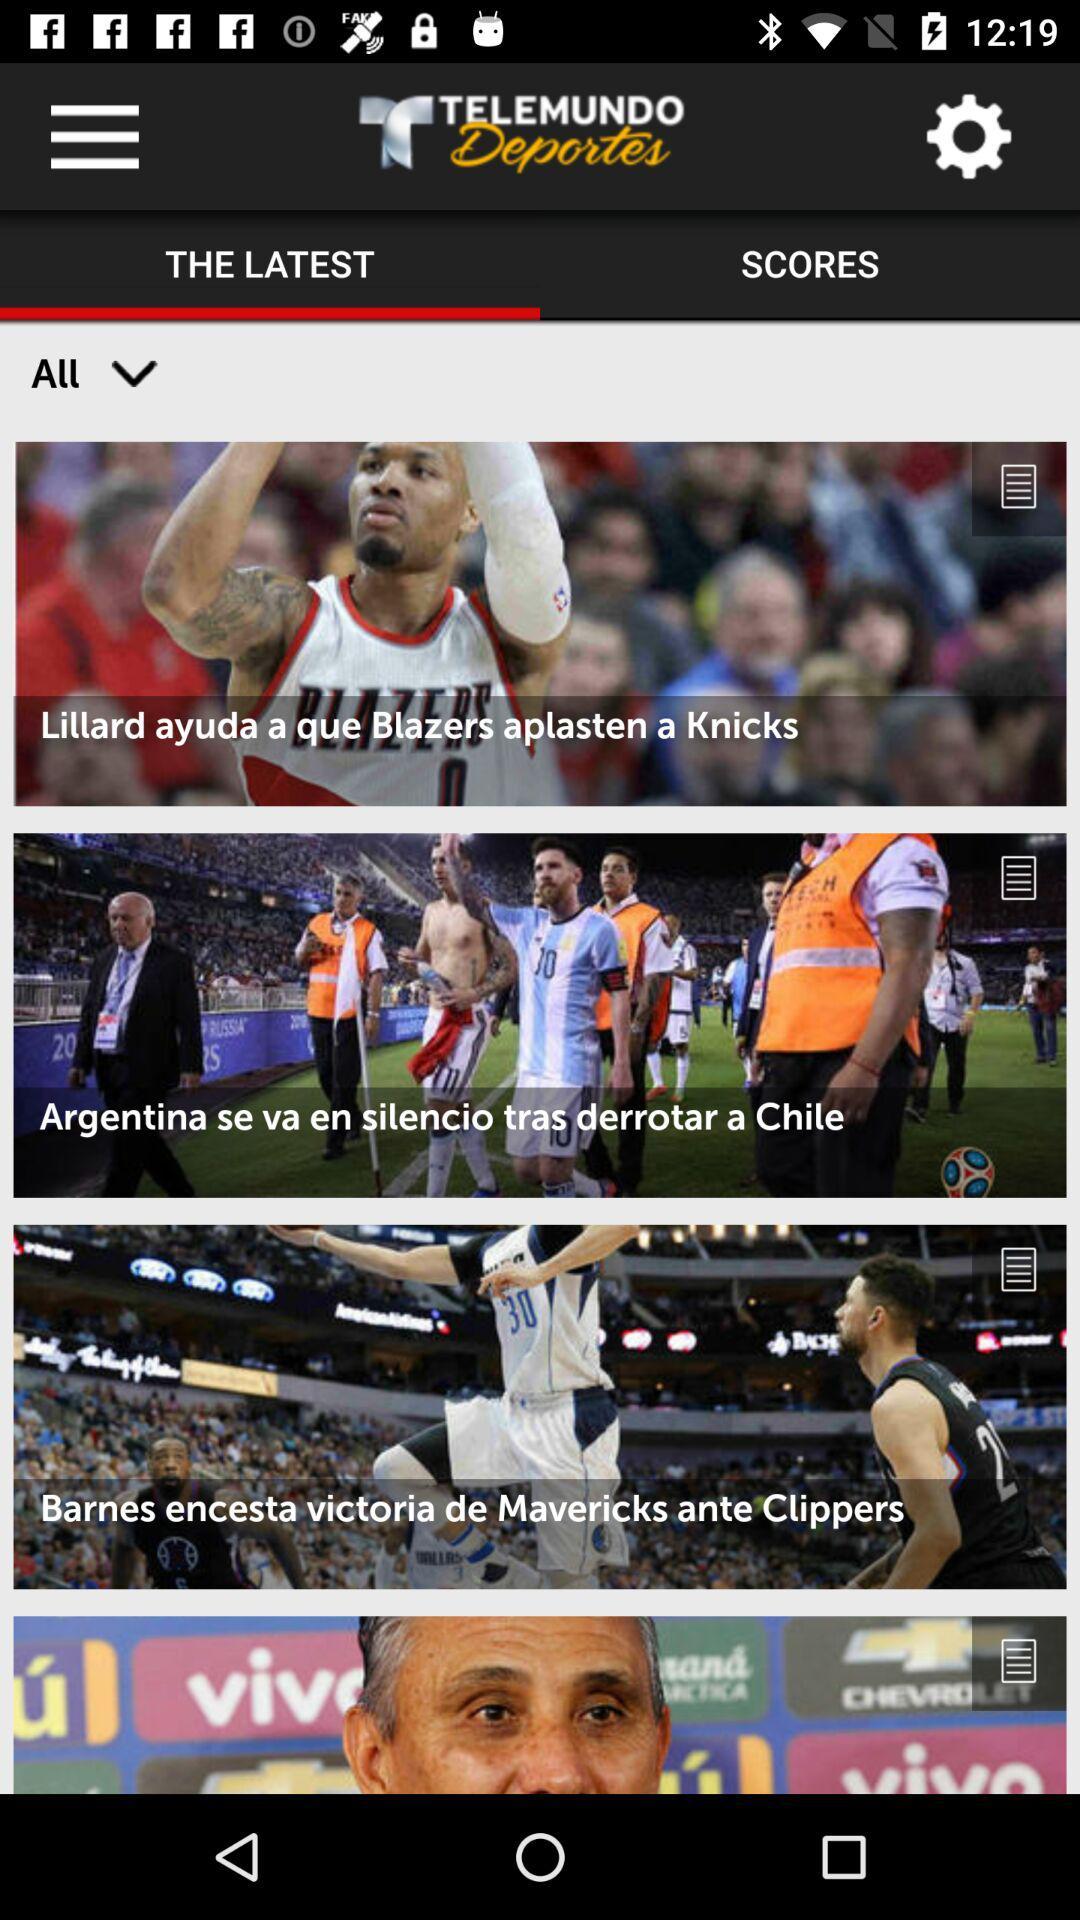 This screenshot has width=1080, height=1920. Describe the element at coordinates (967, 135) in the screenshot. I see `open settings` at that location.